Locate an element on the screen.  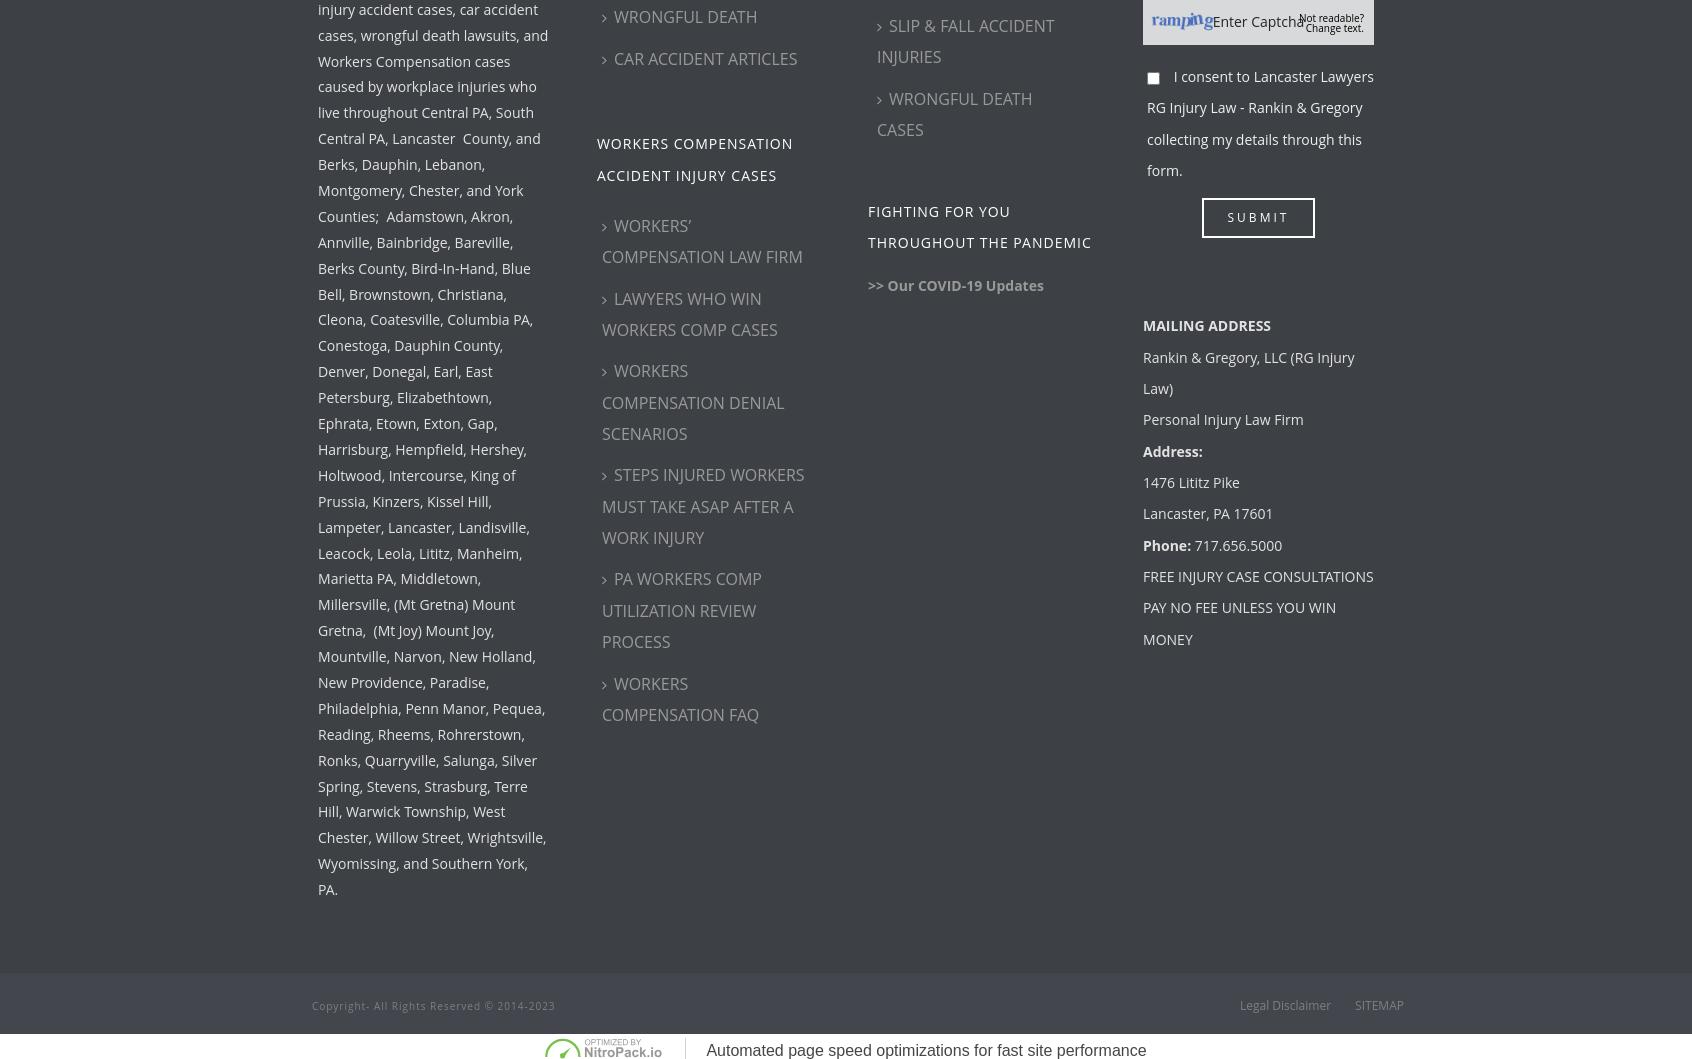
'Workers Compensation Faq' is located at coordinates (680, 698).